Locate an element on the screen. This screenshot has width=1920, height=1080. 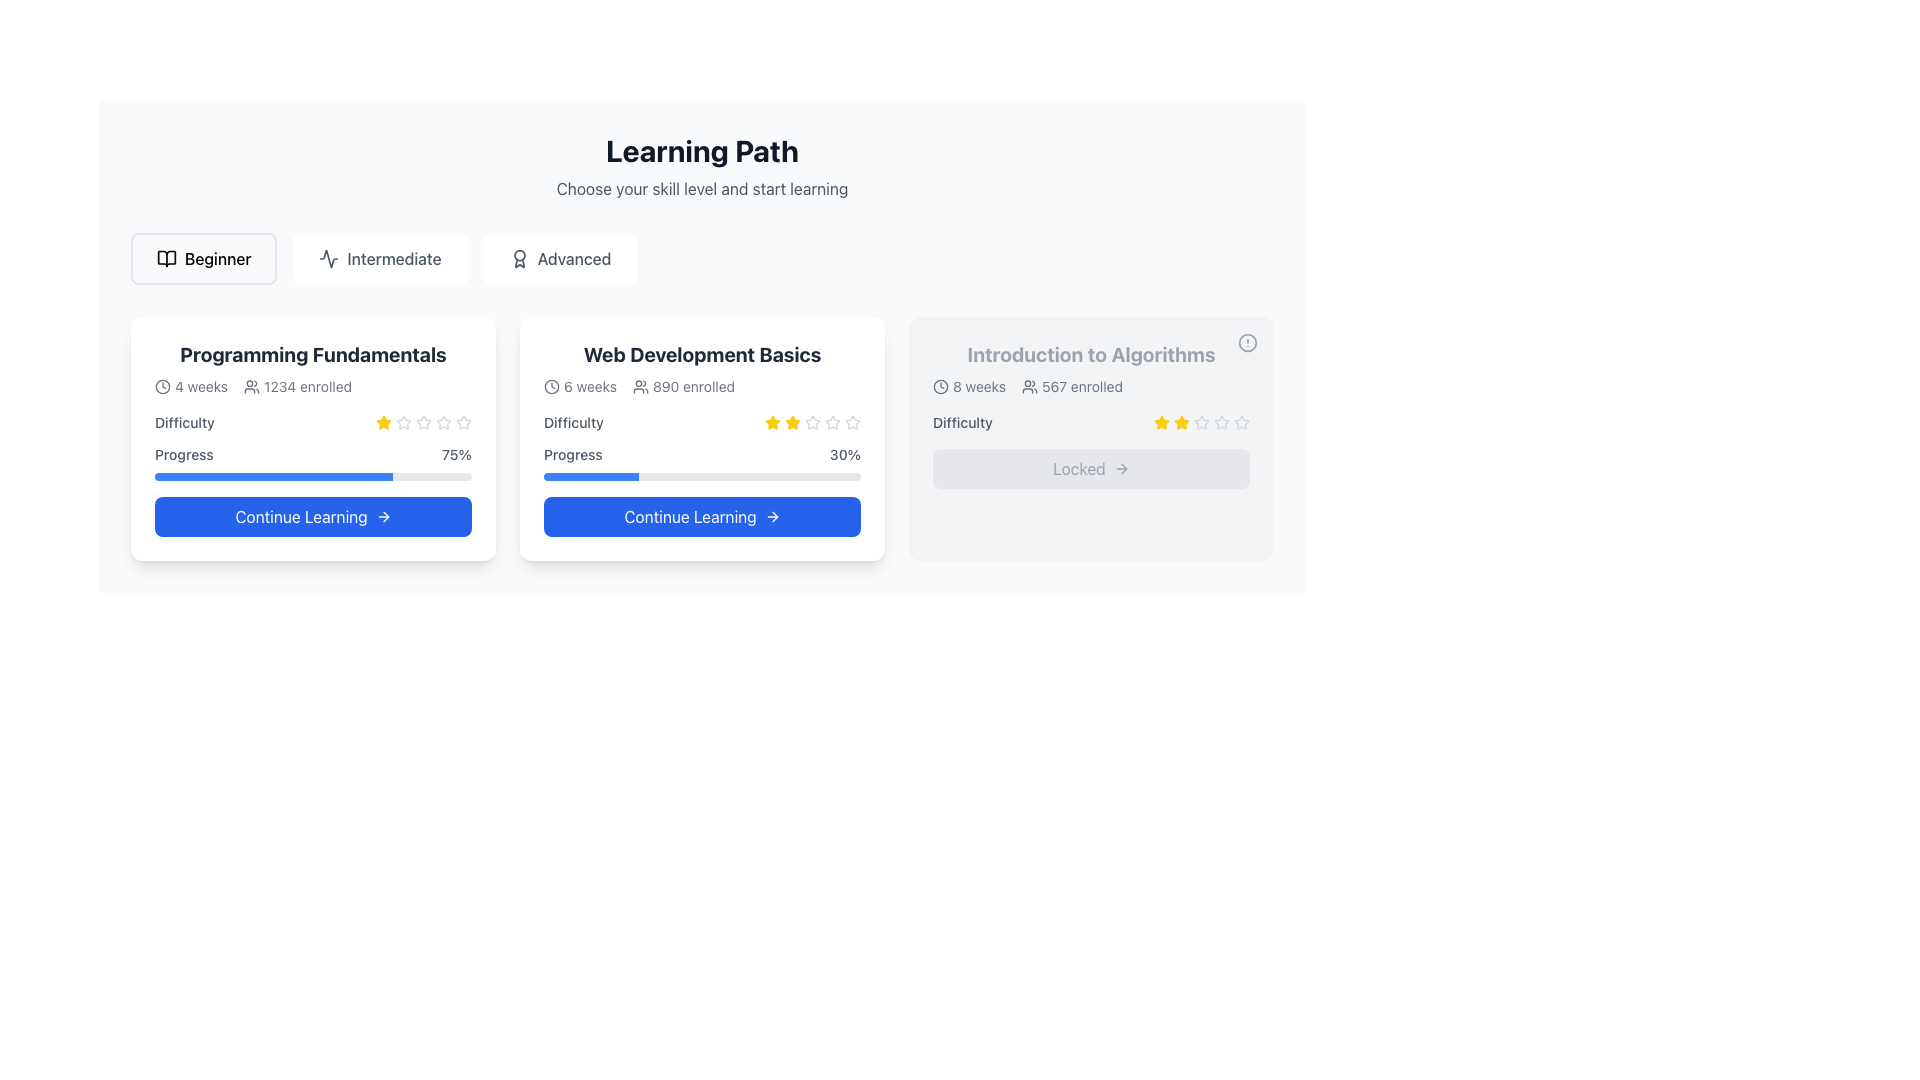
the 'Beginner' button, which is a rounded rectangular button with a light green background and darker green text, located near the upper-left part of the interface is located at coordinates (203, 257).